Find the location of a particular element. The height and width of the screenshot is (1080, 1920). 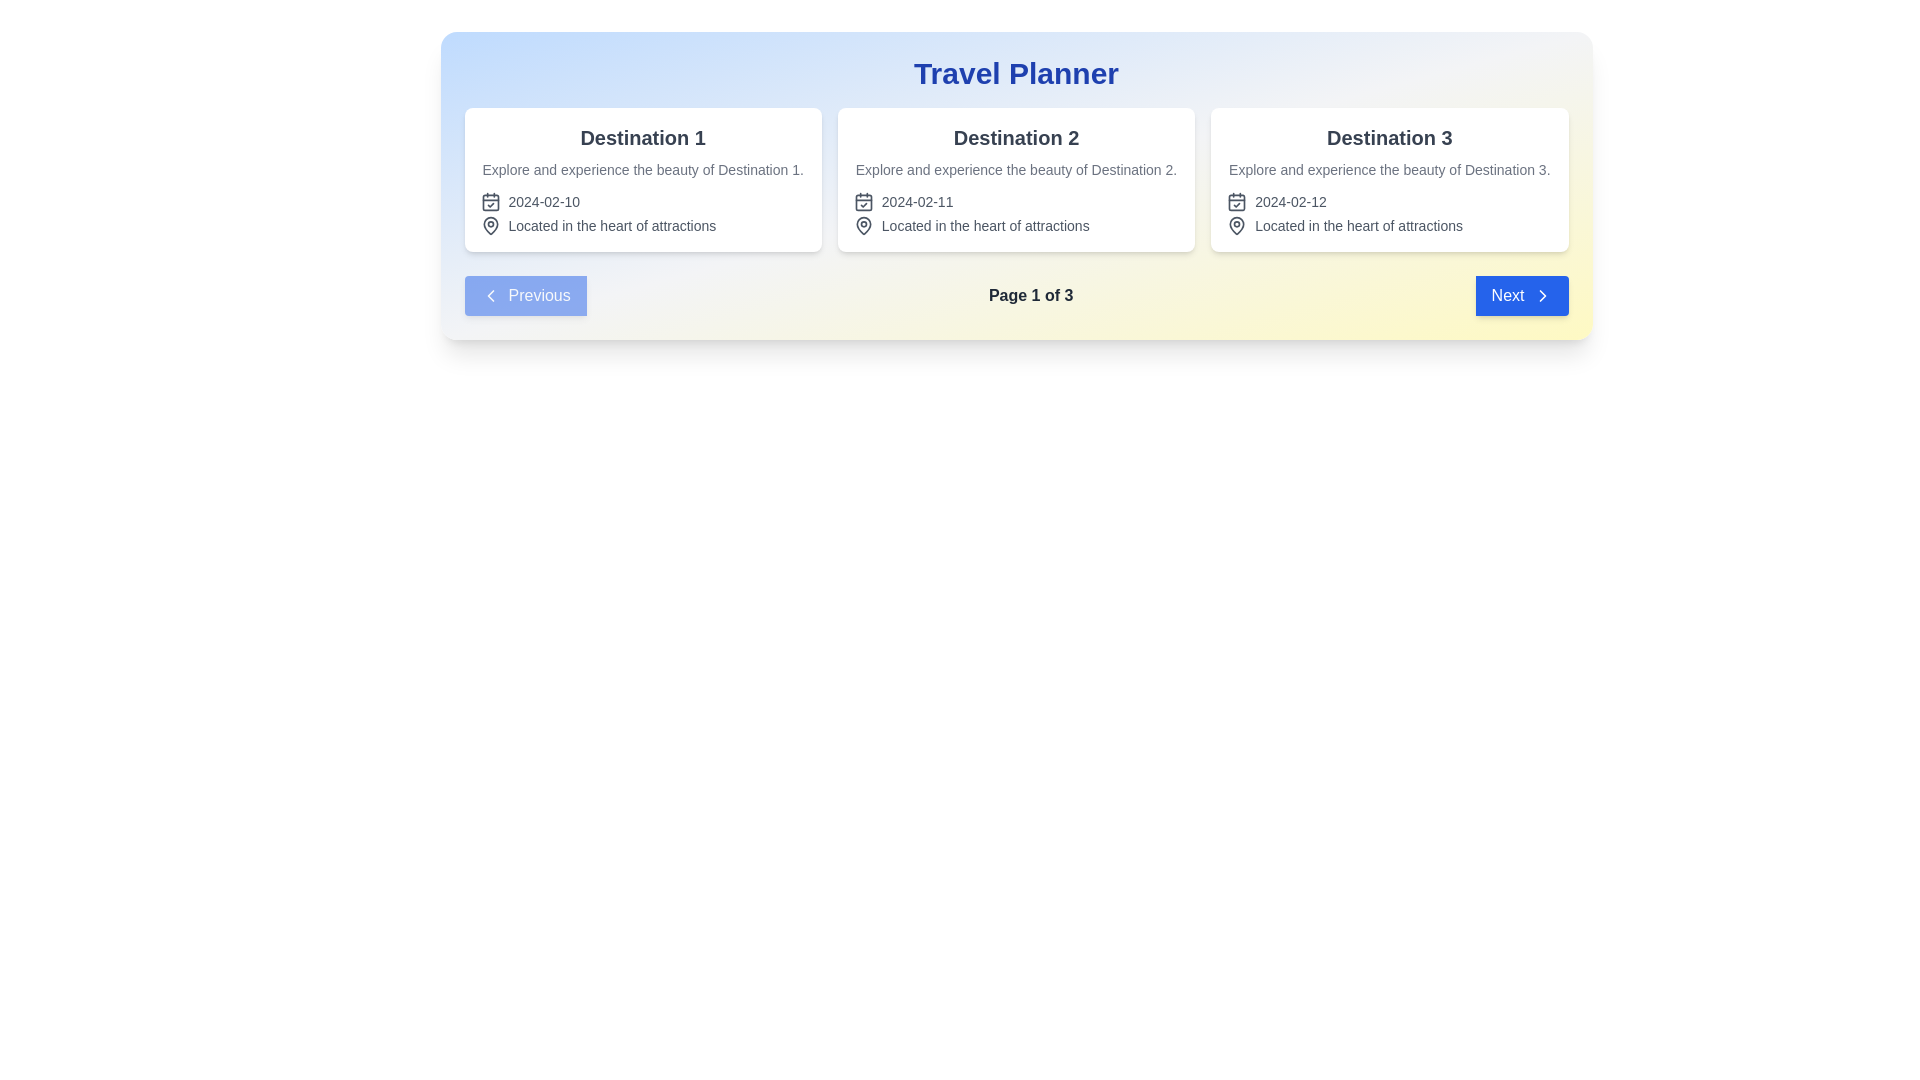

text displayed in the pagination section, which shows 'Page 1 of 3' in bold font, located centrally between the 'Previous' and 'Next' buttons is located at coordinates (1016, 296).